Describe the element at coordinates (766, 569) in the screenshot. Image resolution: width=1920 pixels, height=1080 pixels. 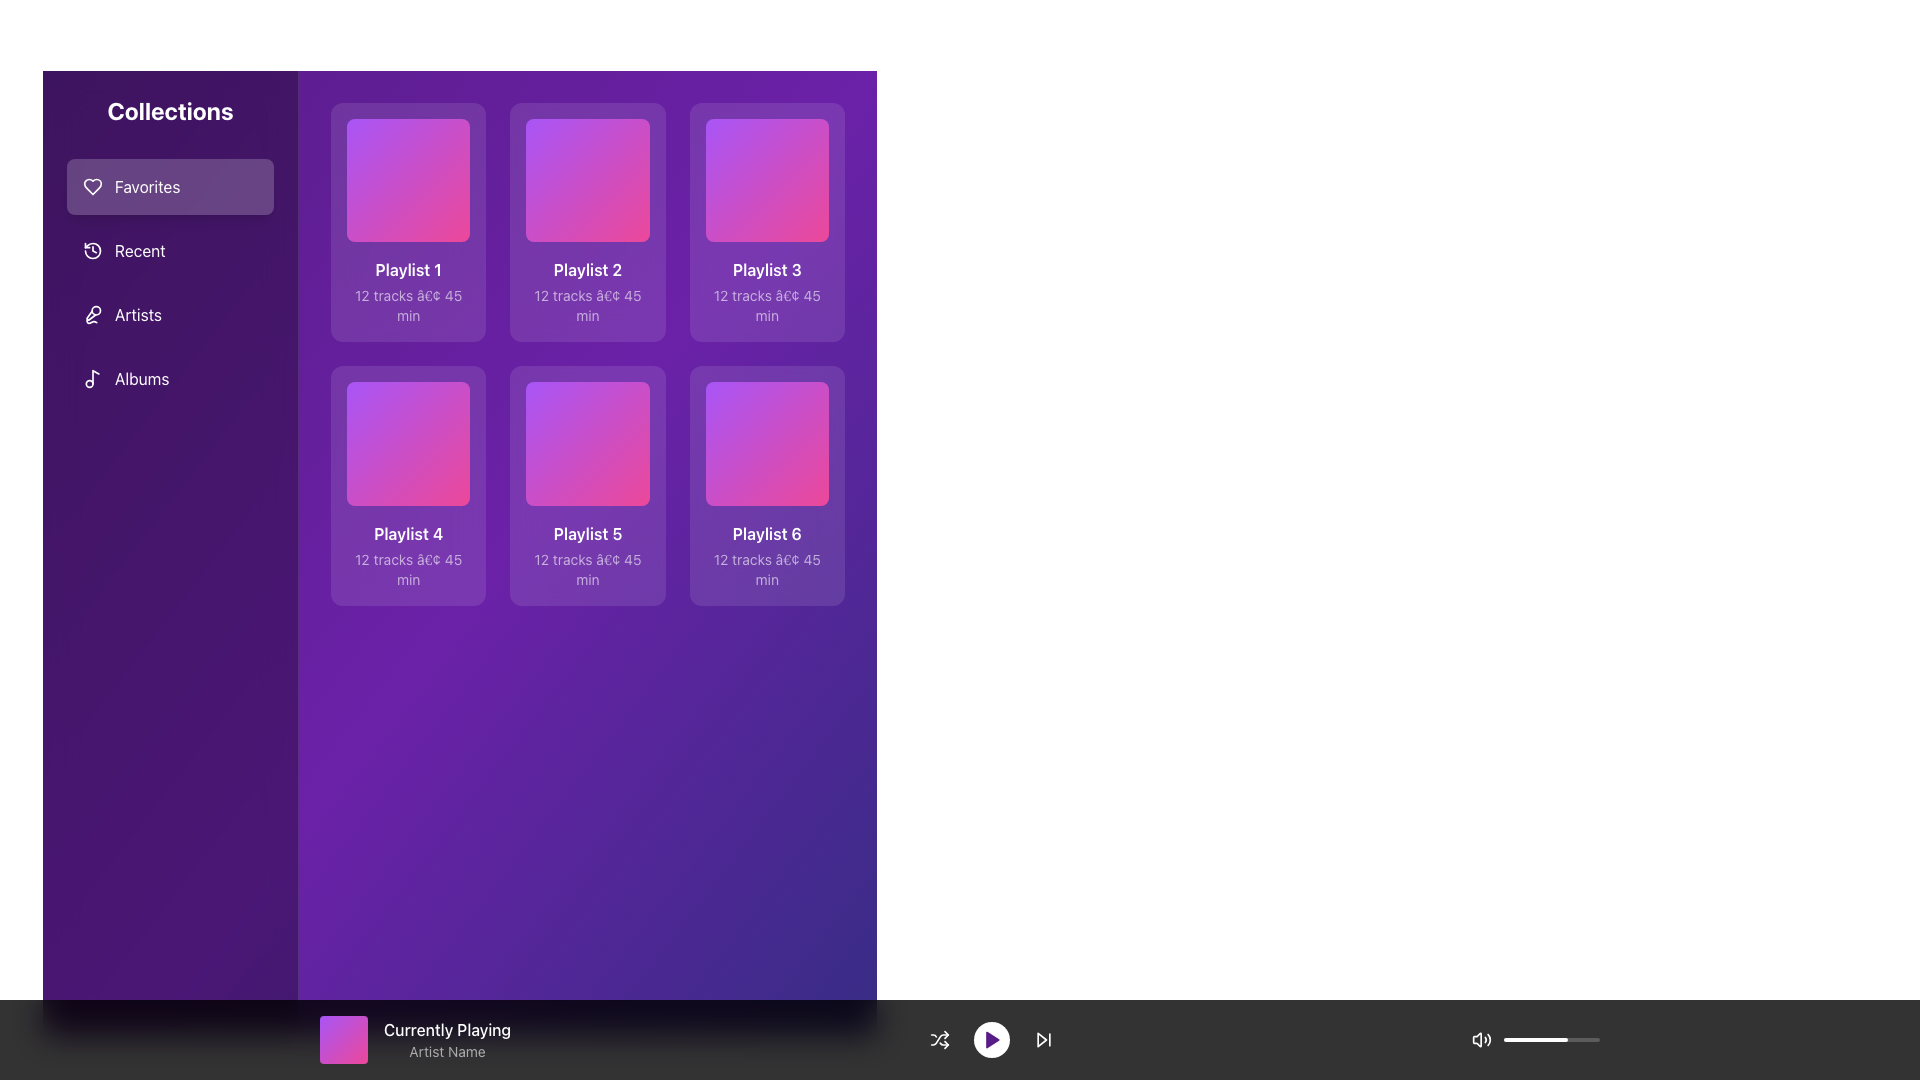
I see `the Text label that provides meta-information about the playlist, specifically the number of tracks and total duration, located in the bottom-right corner of the sixth playlist card under the title 'Playlist 6'` at that location.